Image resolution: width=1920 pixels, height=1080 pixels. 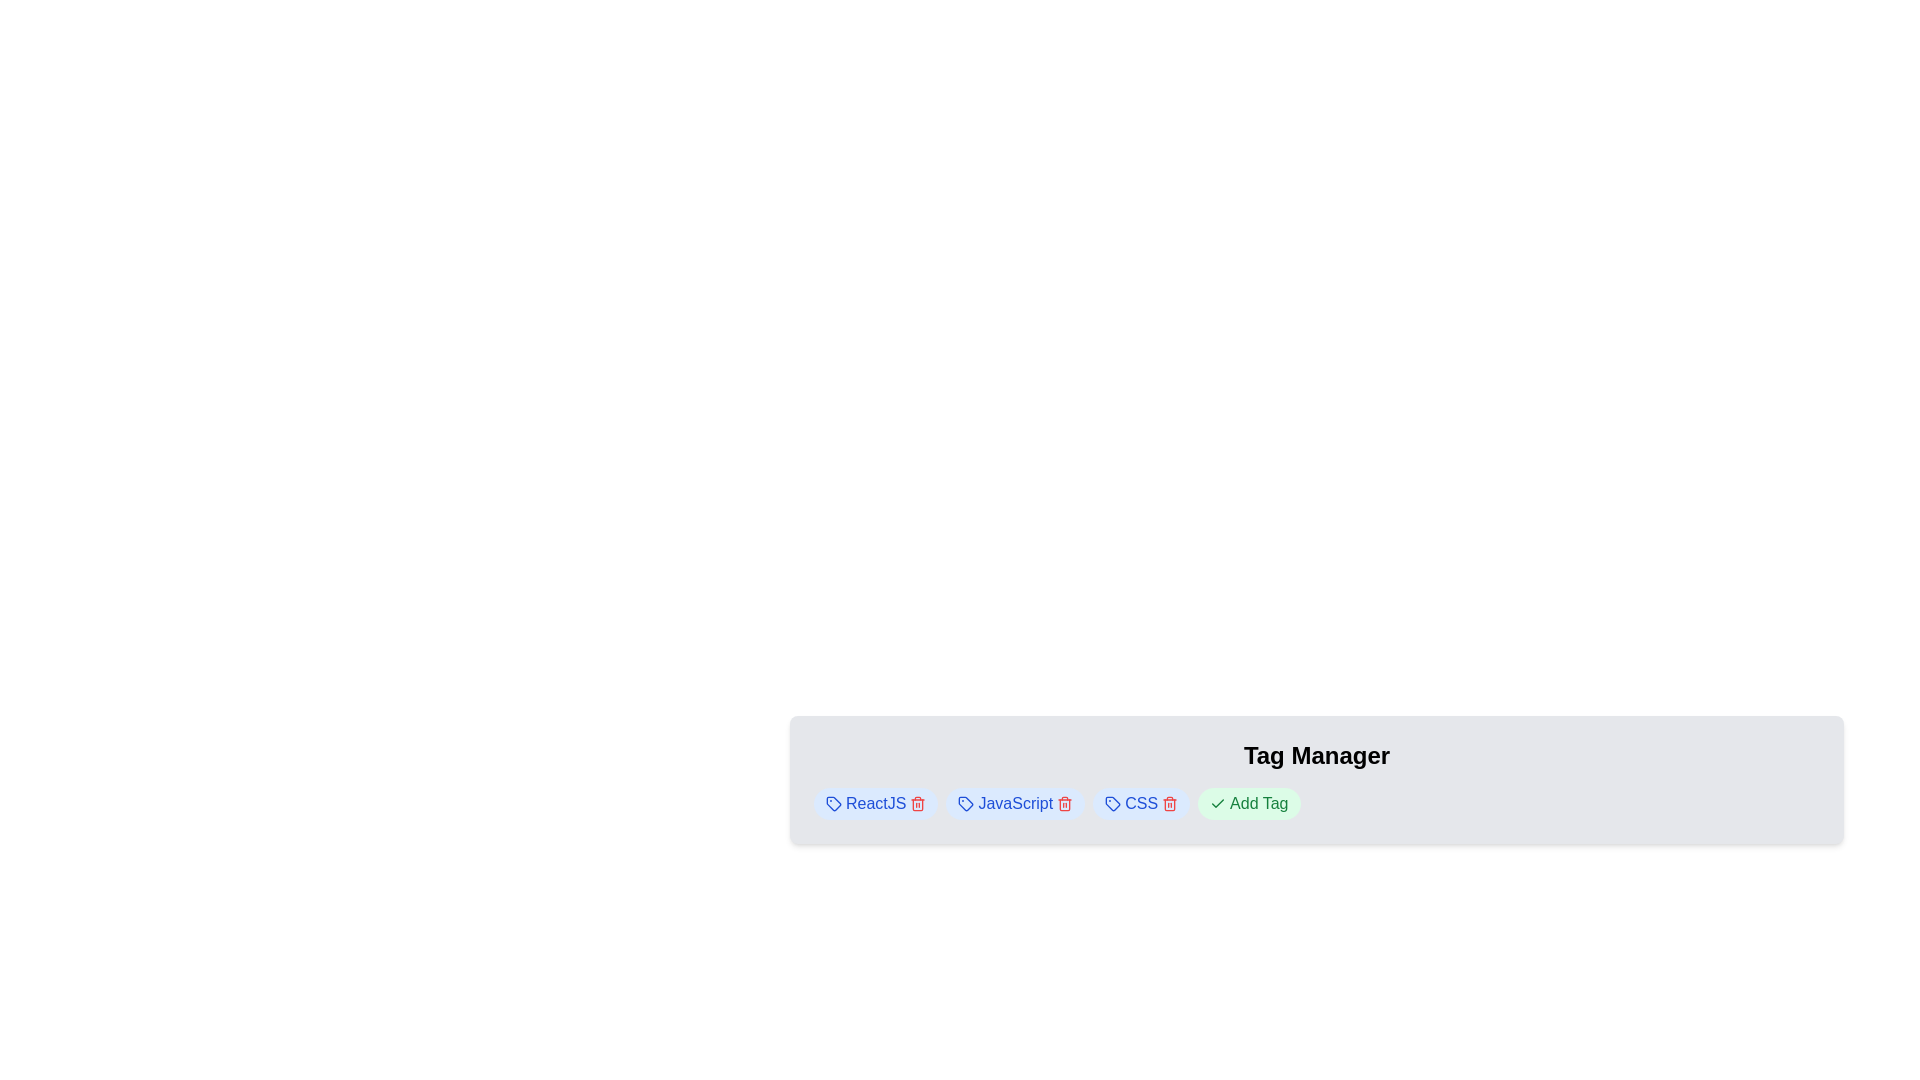 I want to click on the 'CSS' tag label in the 'Tag Manager' section, which is styled with a light blue rounded background and contains a blue label text, so click(x=1141, y=802).